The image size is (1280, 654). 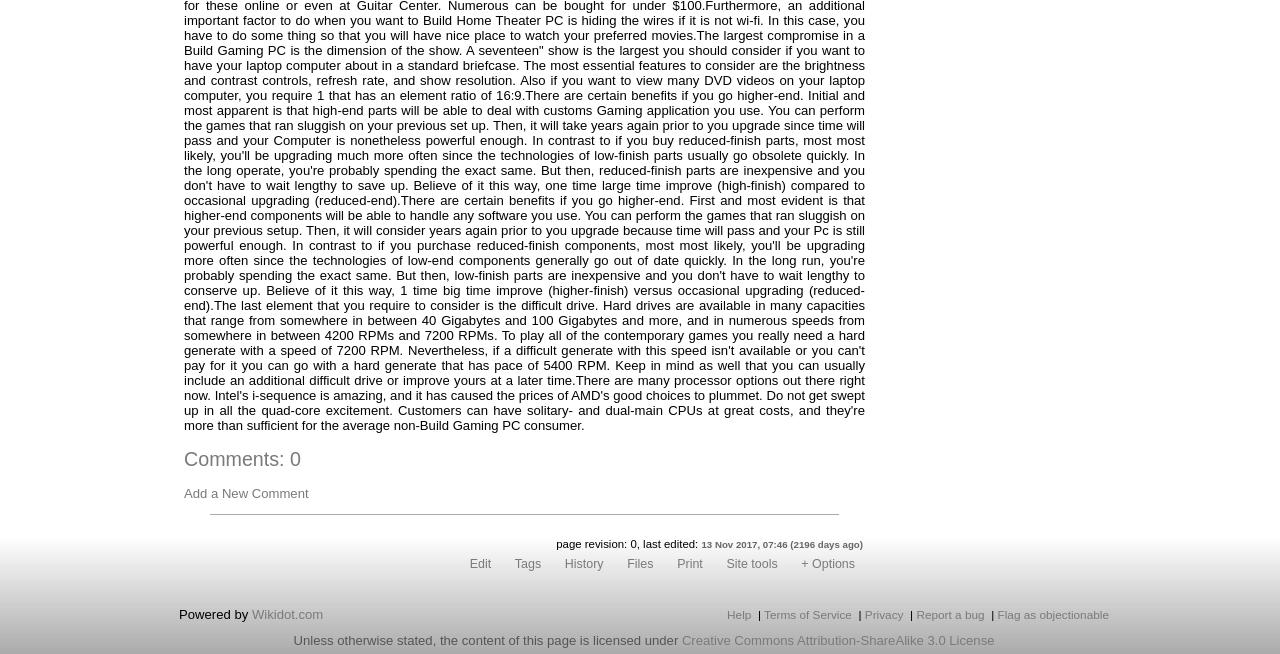 What do you see at coordinates (801, 564) in the screenshot?
I see `'+ Options'` at bounding box center [801, 564].